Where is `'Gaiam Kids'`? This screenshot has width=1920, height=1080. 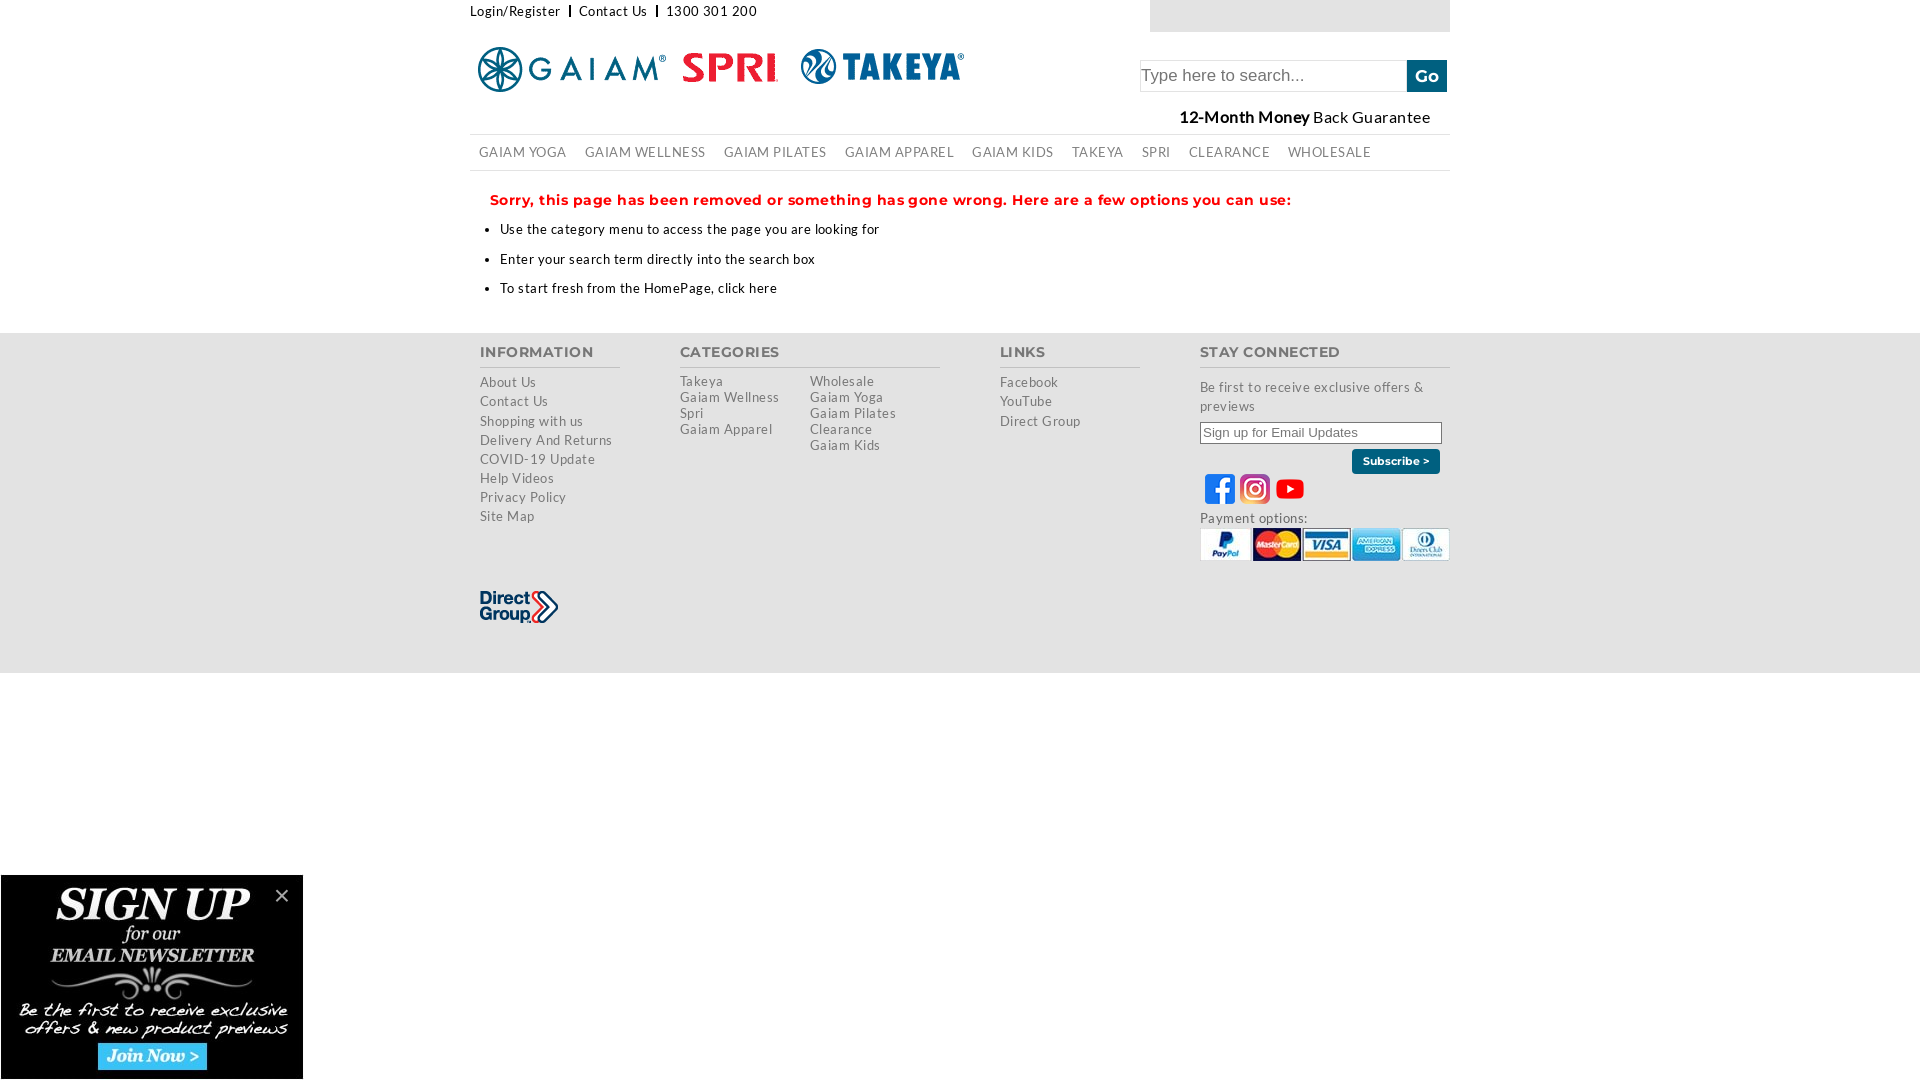 'Gaiam Kids' is located at coordinates (845, 443).